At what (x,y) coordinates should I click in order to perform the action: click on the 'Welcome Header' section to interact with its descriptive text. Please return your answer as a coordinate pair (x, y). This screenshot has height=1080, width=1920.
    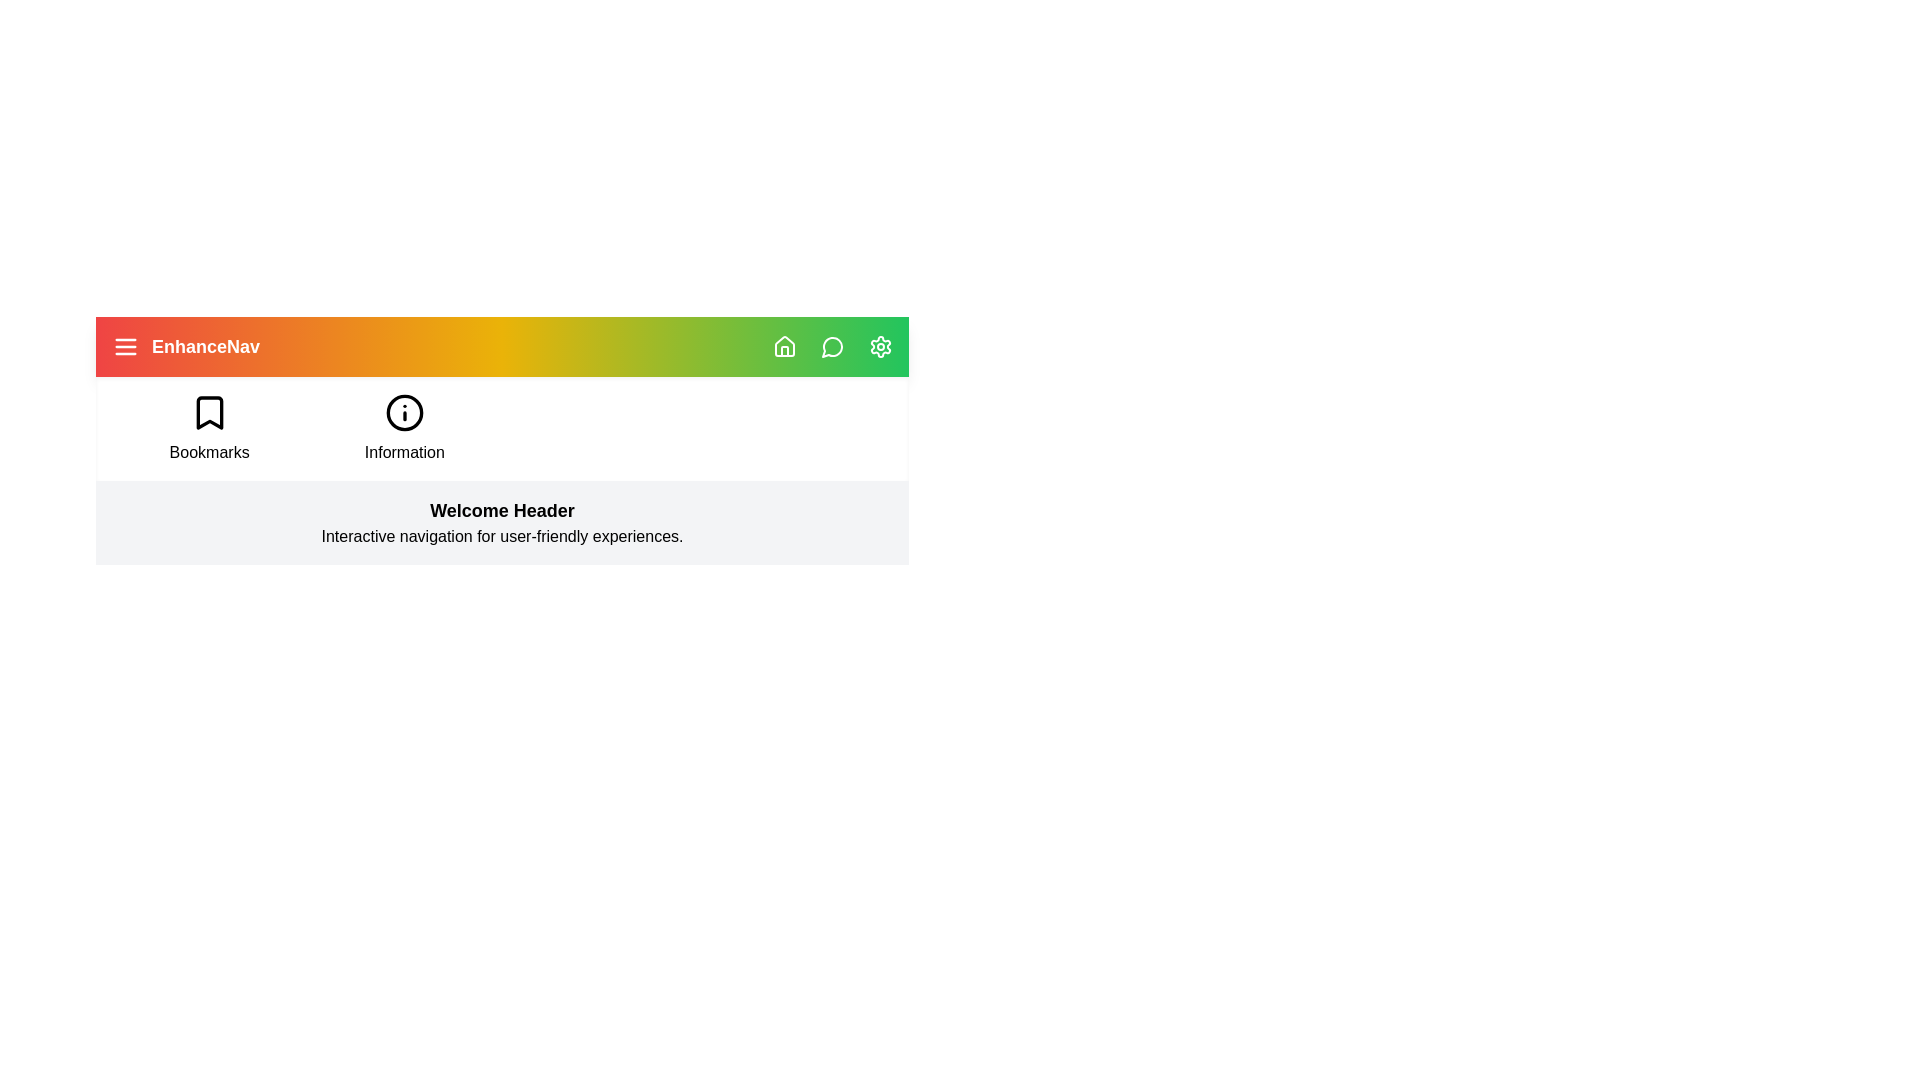
    Looking at the image, I should click on (502, 509).